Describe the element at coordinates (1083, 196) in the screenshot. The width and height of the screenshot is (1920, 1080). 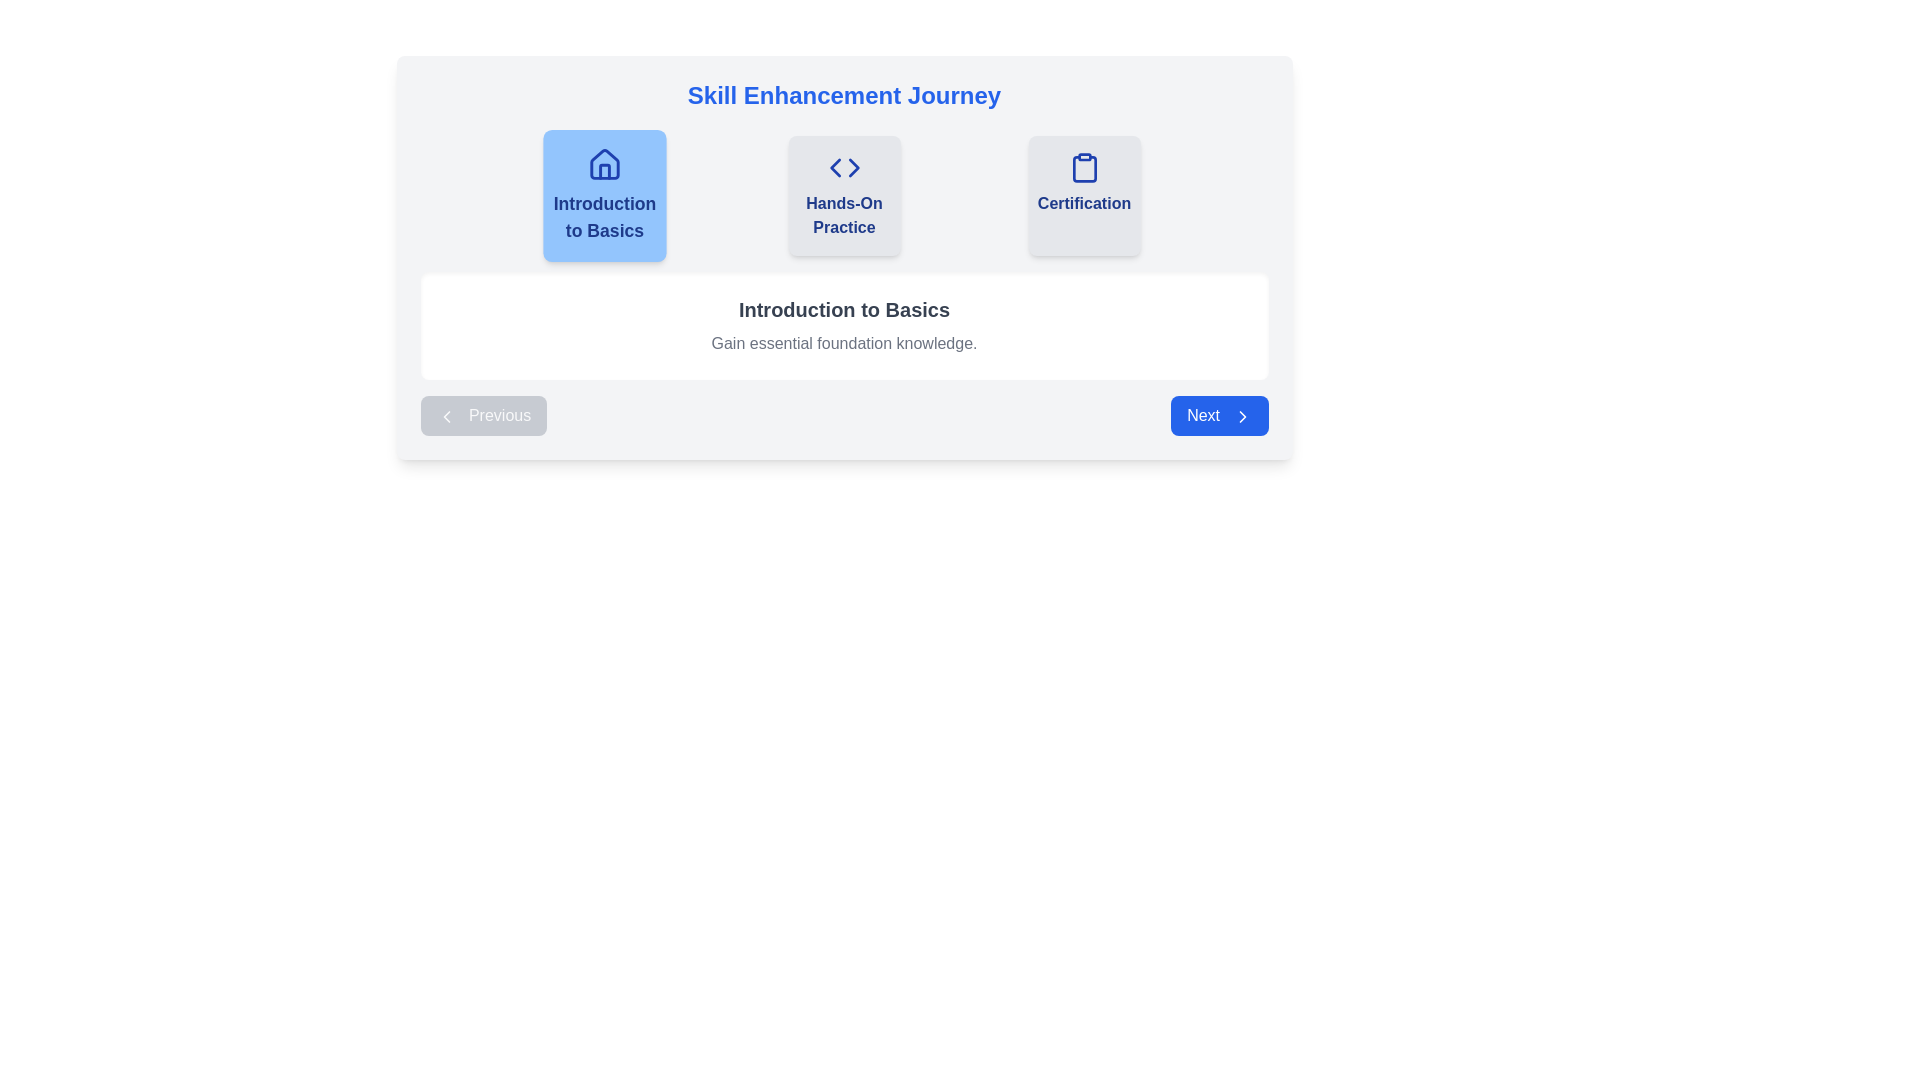
I see `the third navigation button positioned to the right of 'Hands-On Practice', which indicates progress in a multi-step journey` at that location.